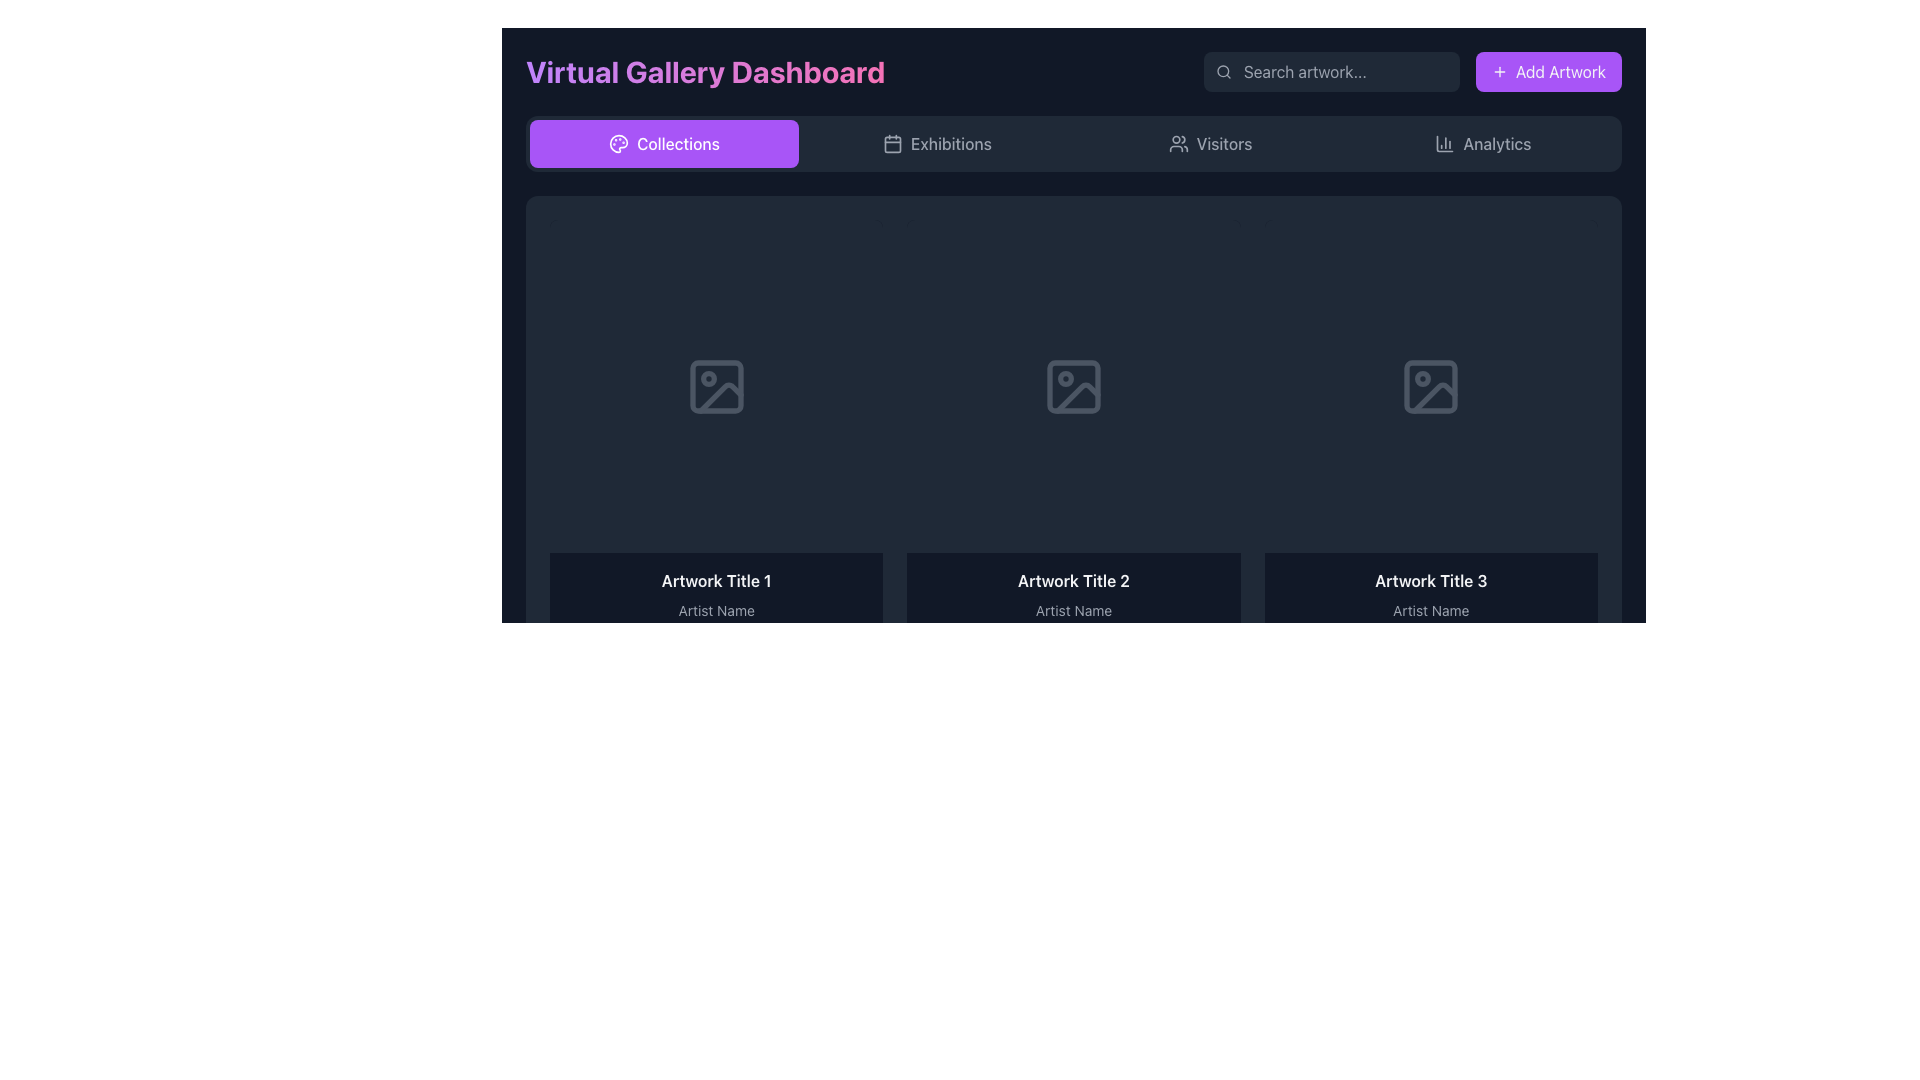 This screenshot has width=1920, height=1080. I want to click on the non-interactive Icon component, which is a small rectangle with rounded corners, styled in dark color and located inside an image-like icon in the grid layout, so click(1430, 386).